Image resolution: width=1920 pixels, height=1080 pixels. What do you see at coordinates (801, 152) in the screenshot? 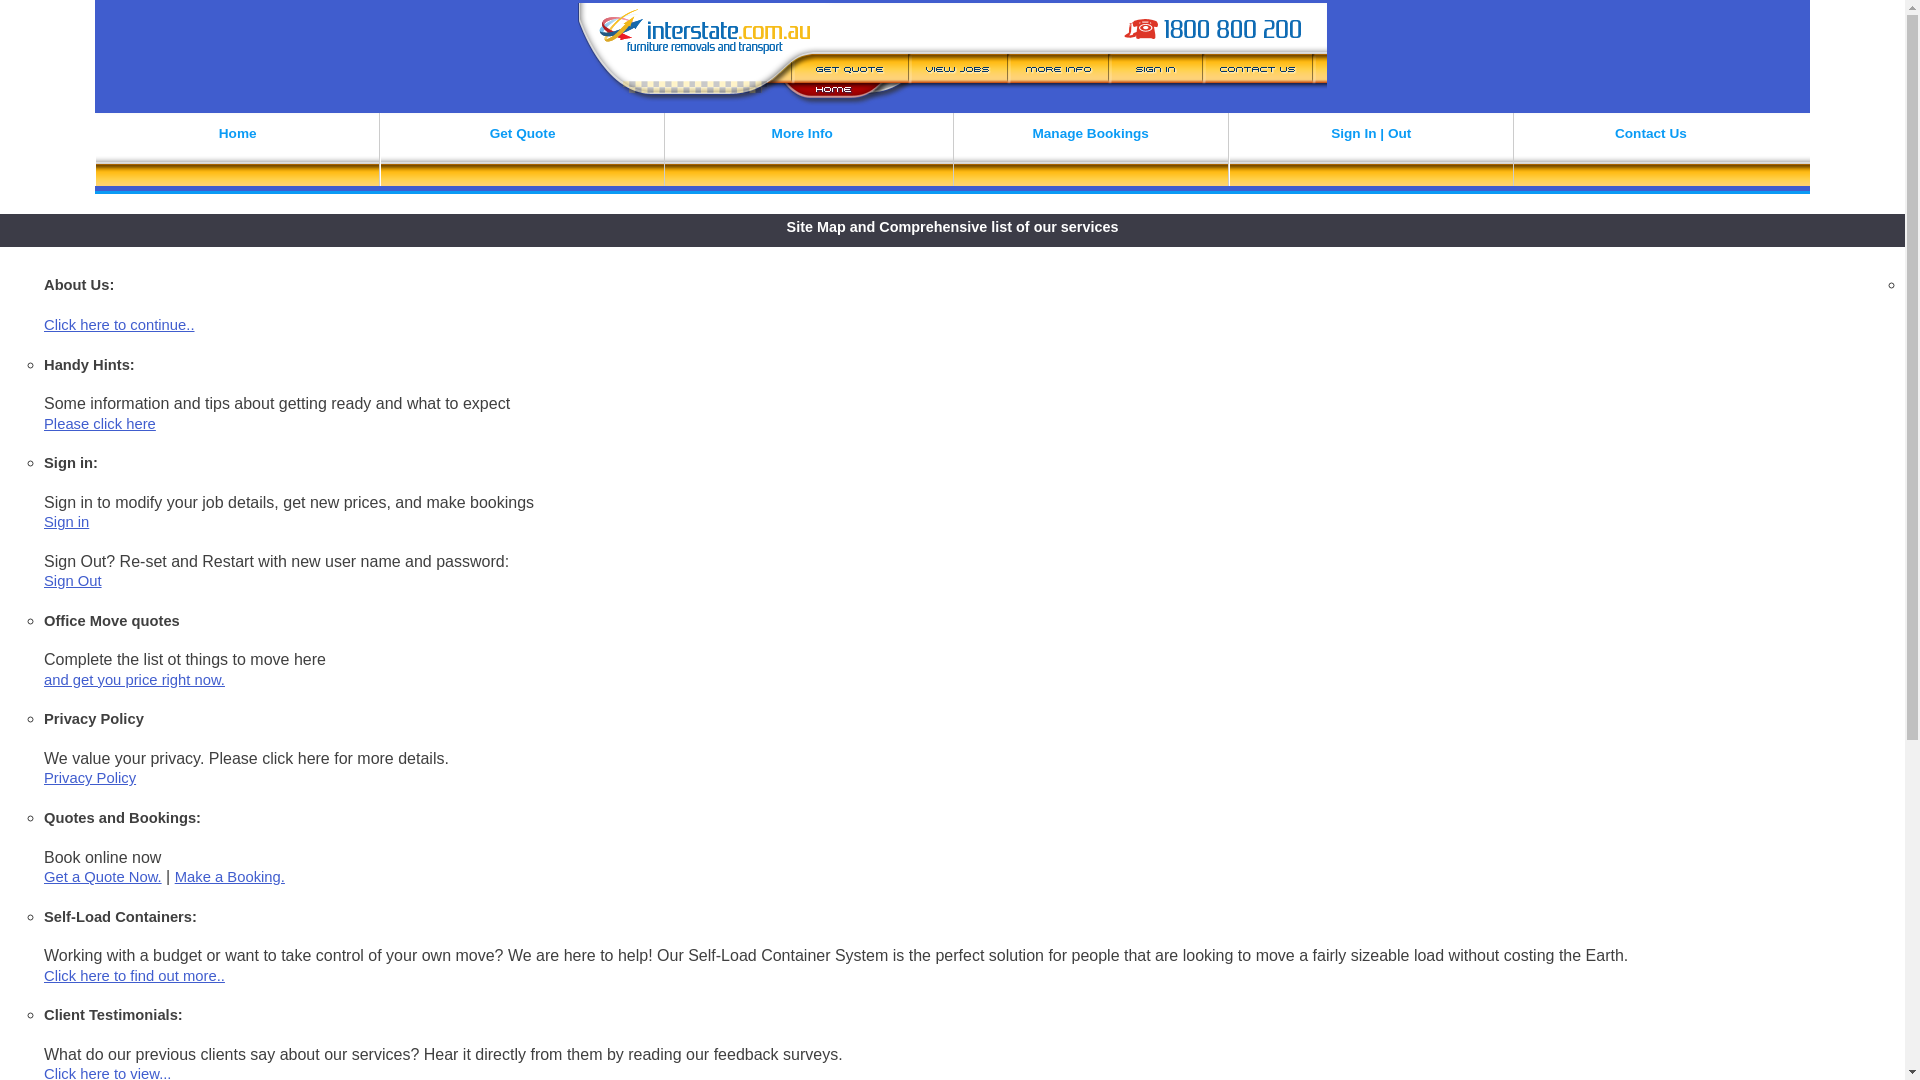
I see `'More Info'` at bounding box center [801, 152].